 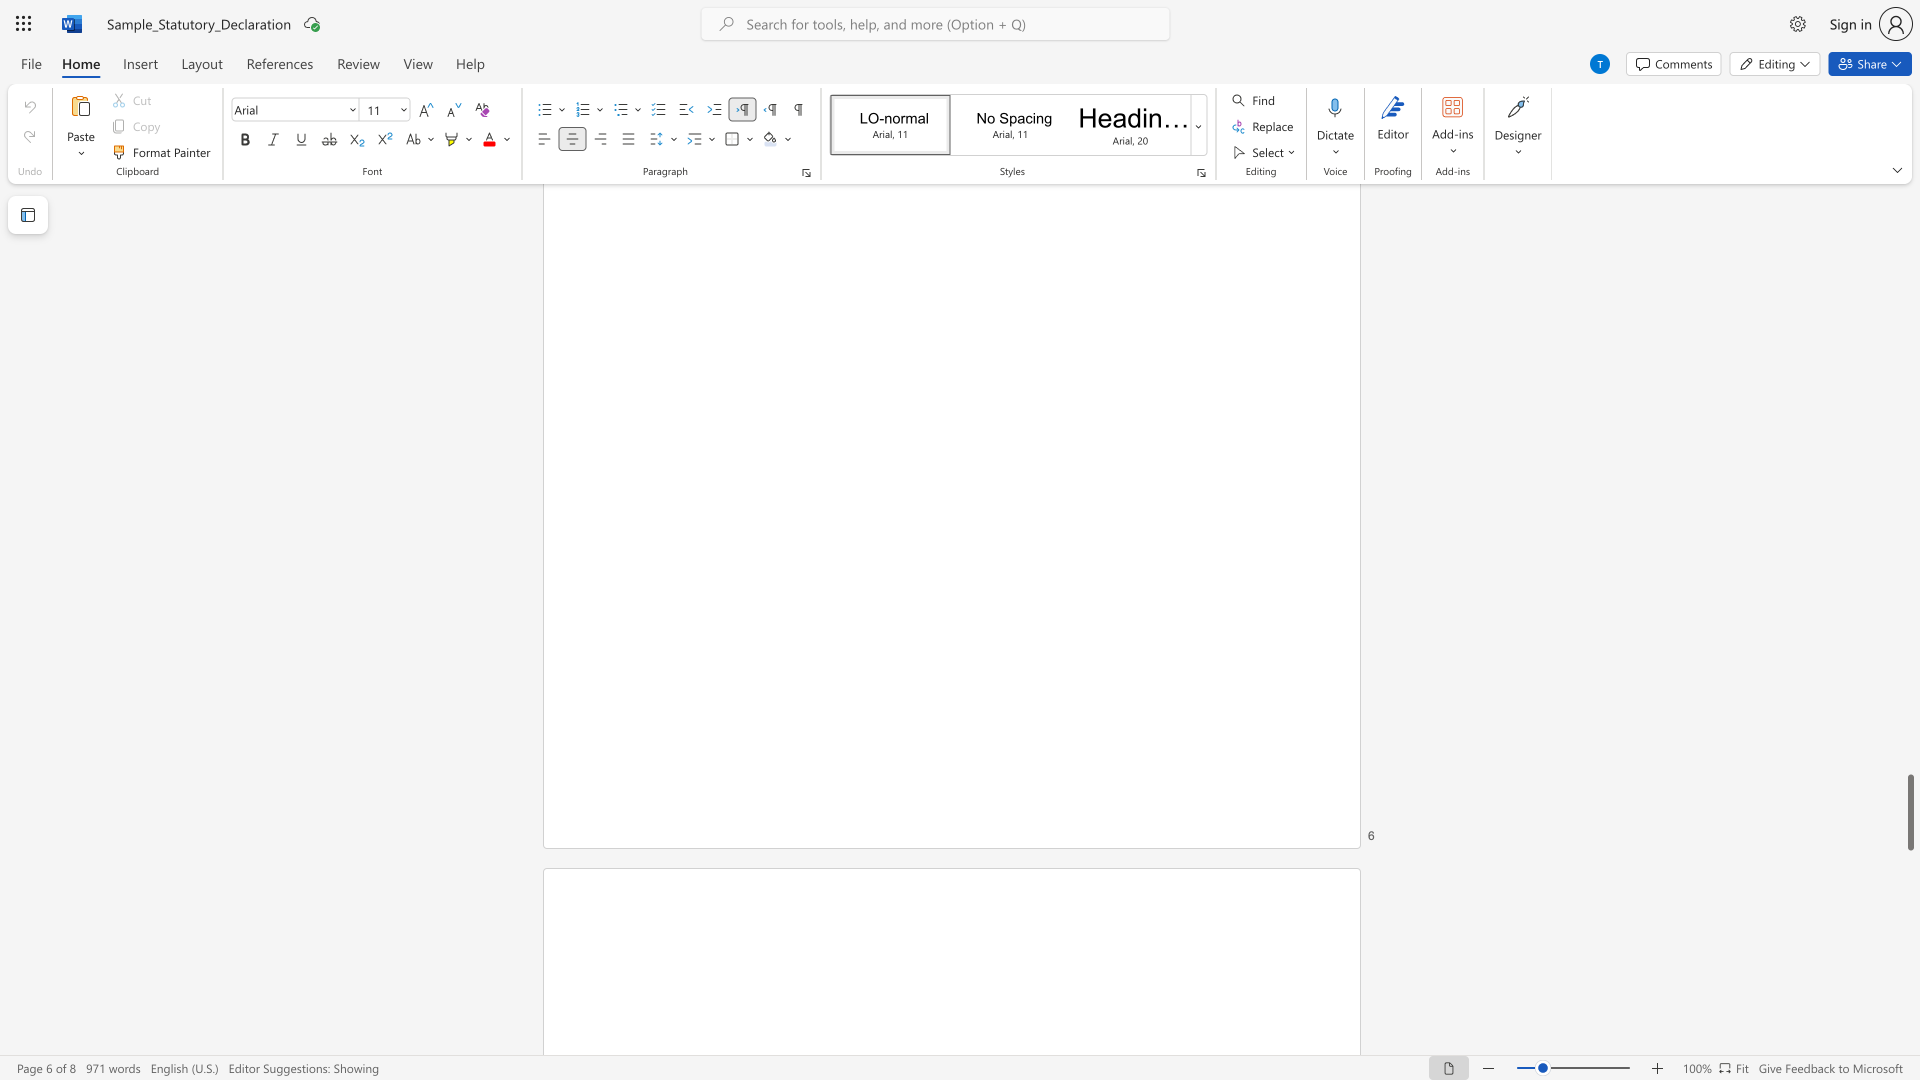 What do you see at coordinates (1909, 370) in the screenshot?
I see `the scrollbar to scroll the page up` at bounding box center [1909, 370].